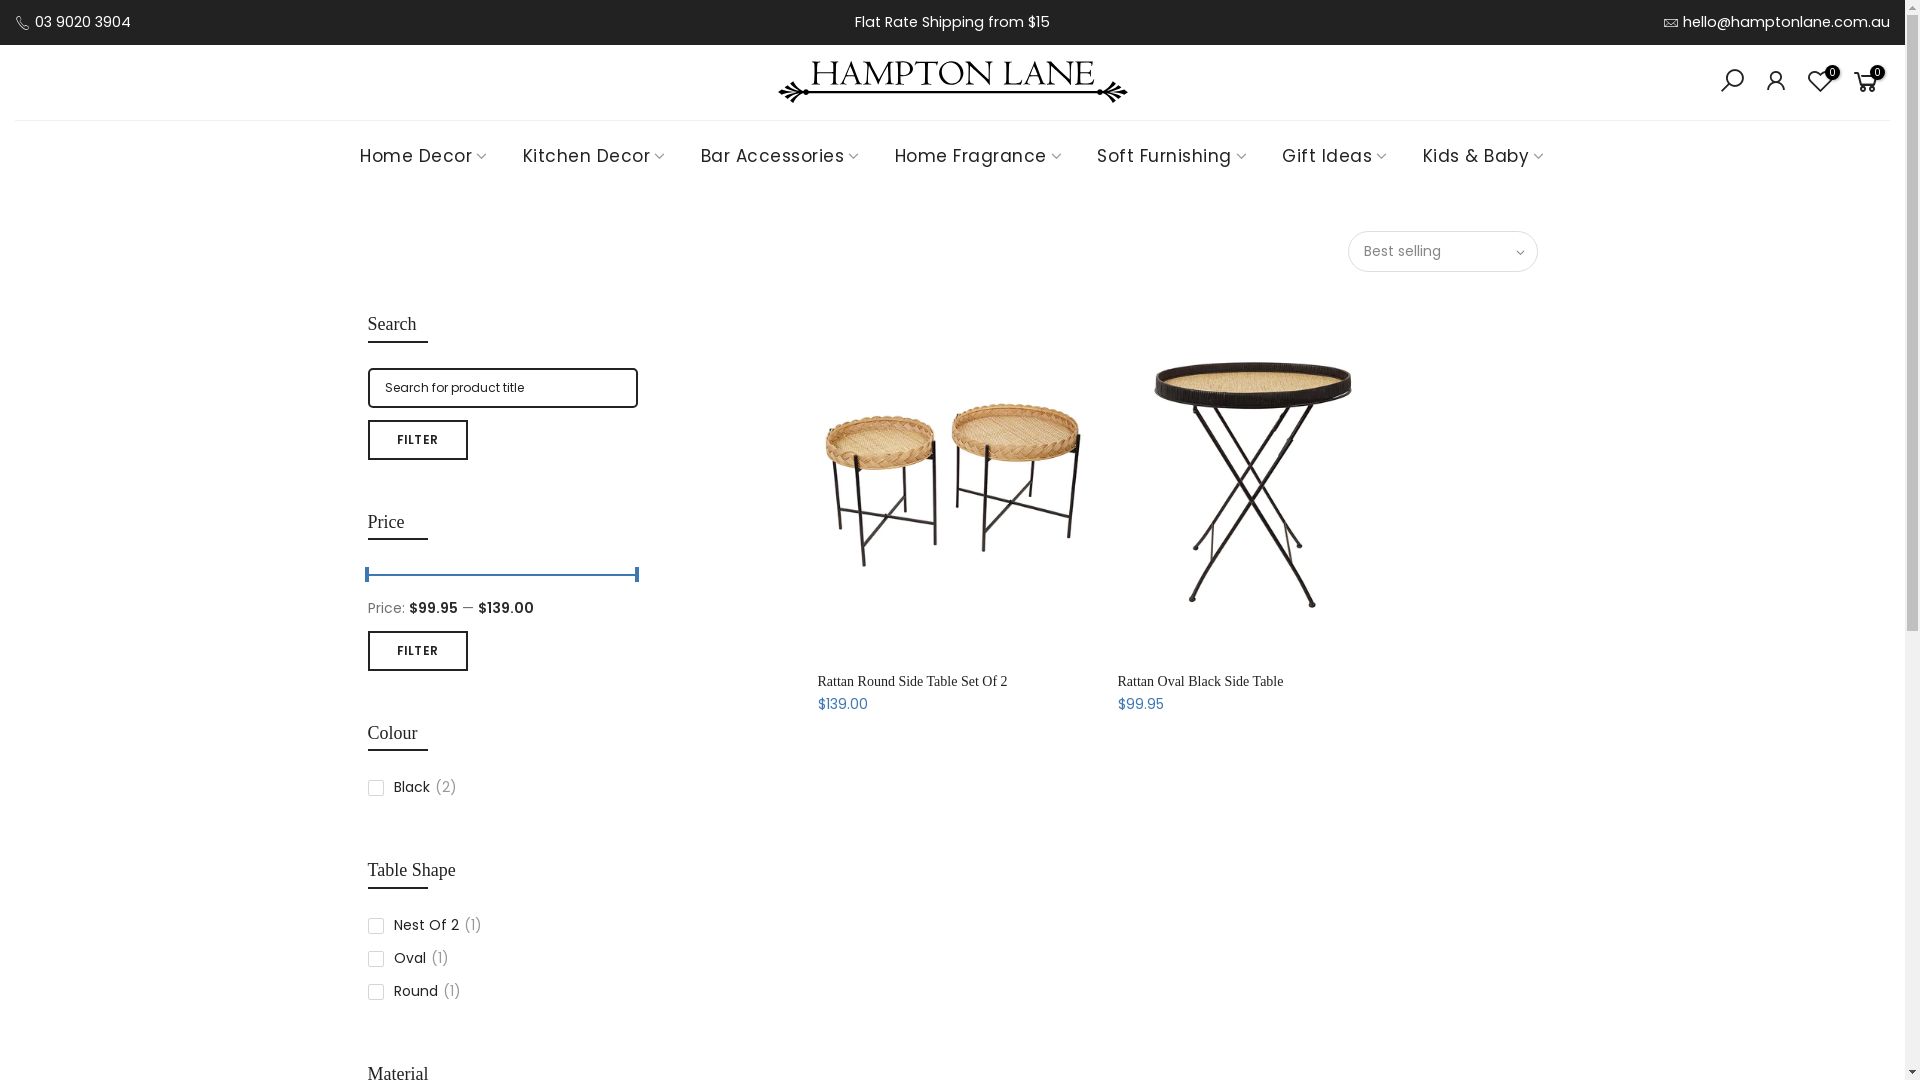 This screenshot has height=1080, width=1920. What do you see at coordinates (911, 680) in the screenshot?
I see `'Rattan Round Side Table Set Of 2'` at bounding box center [911, 680].